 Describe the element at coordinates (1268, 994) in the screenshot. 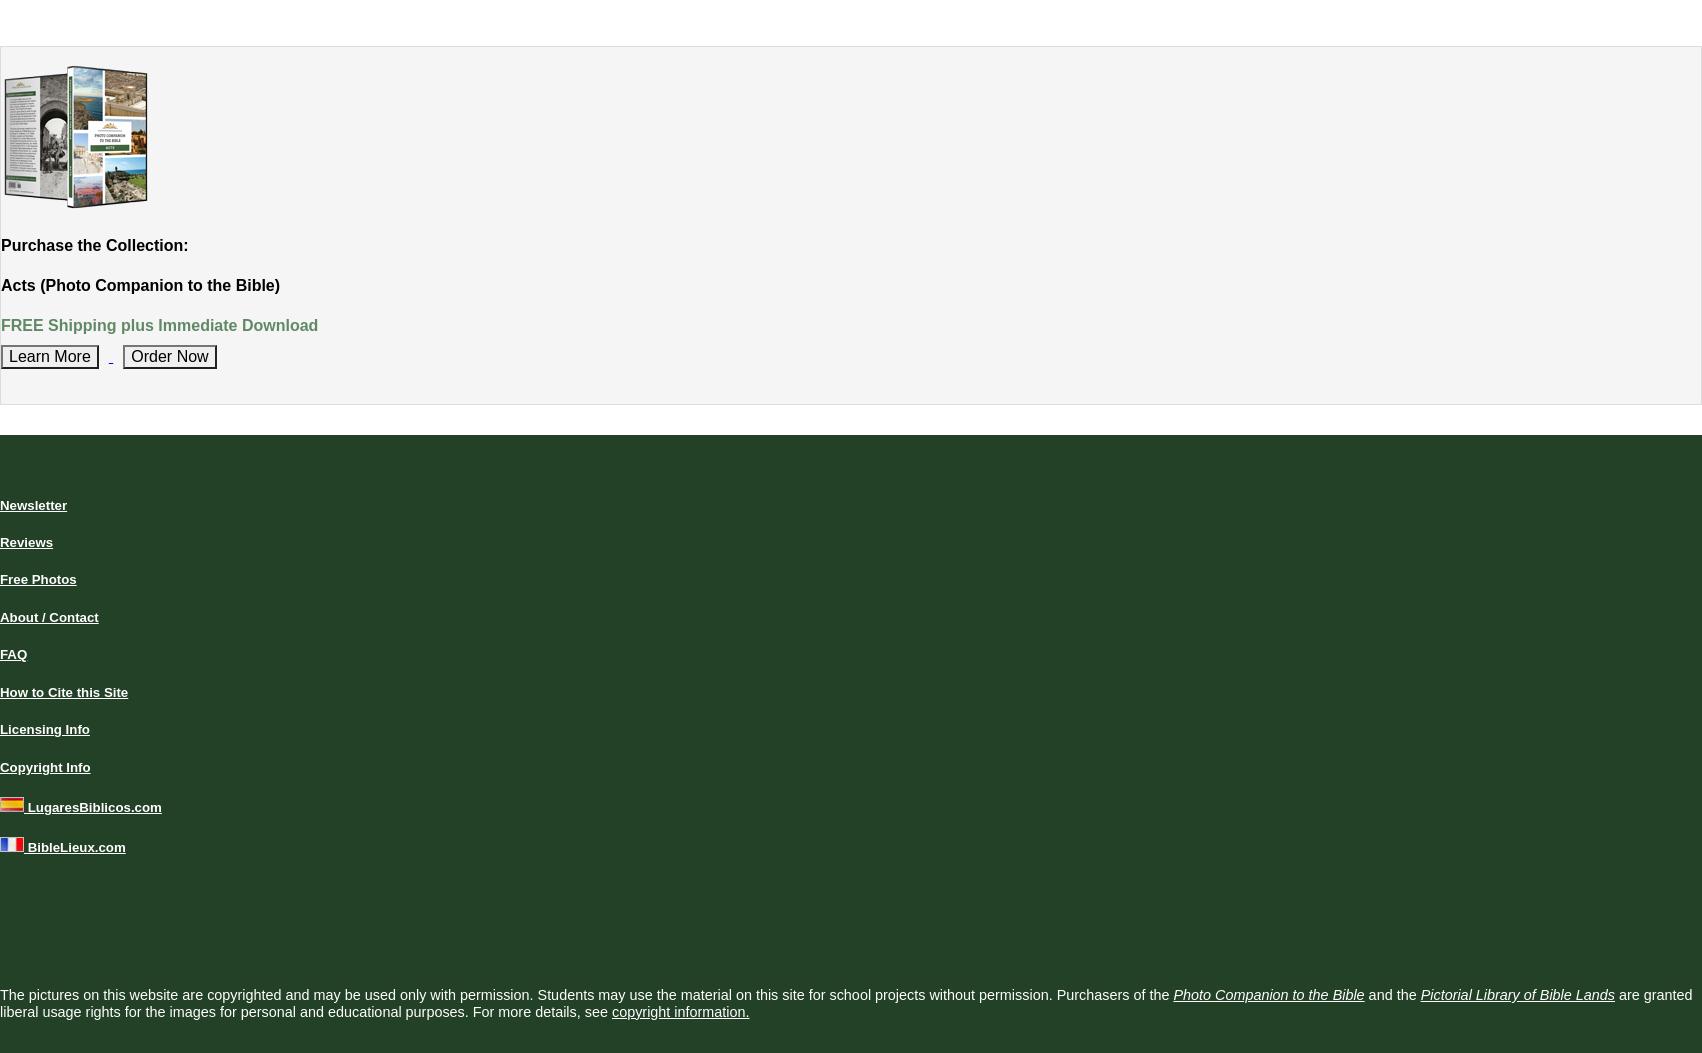

I see `'Photo Companion to the Bible'` at that location.